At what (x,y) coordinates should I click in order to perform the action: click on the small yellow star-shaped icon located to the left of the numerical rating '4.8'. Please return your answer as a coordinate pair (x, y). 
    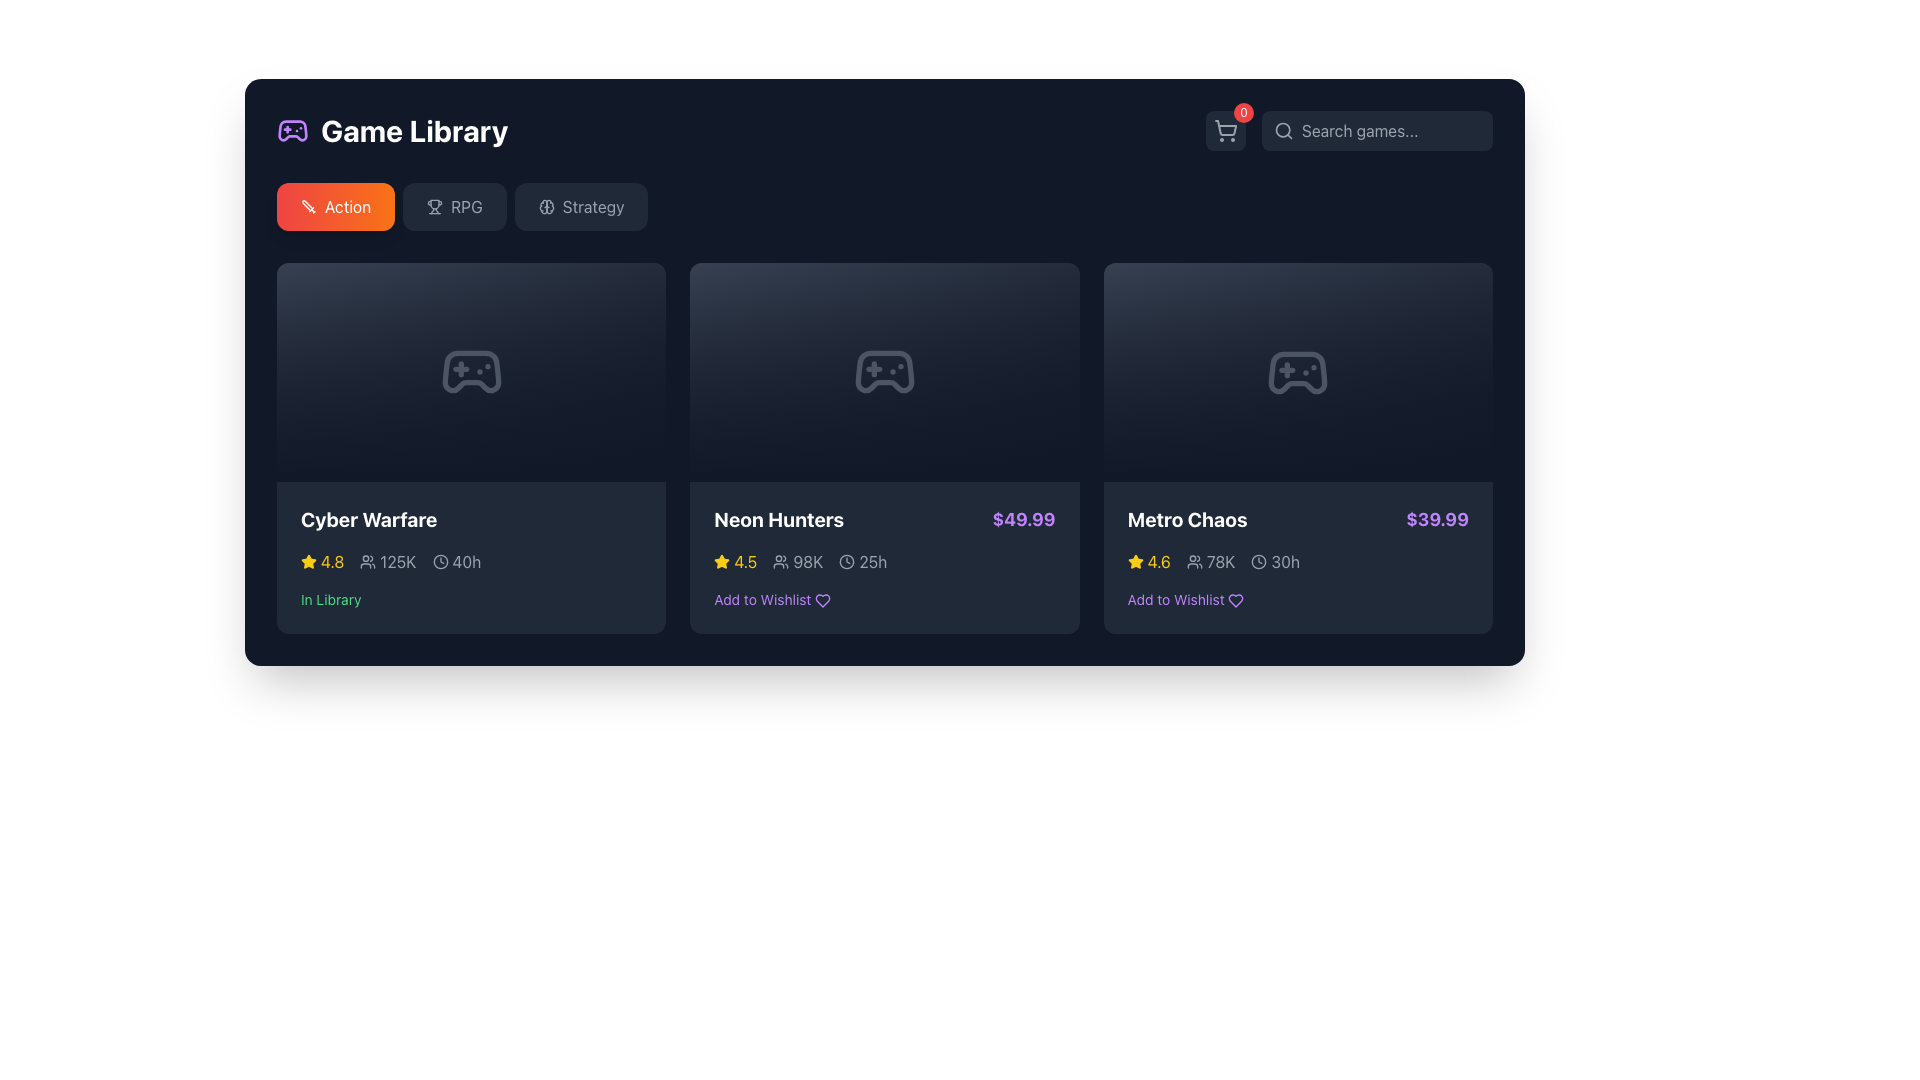
    Looking at the image, I should click on (307, 560).